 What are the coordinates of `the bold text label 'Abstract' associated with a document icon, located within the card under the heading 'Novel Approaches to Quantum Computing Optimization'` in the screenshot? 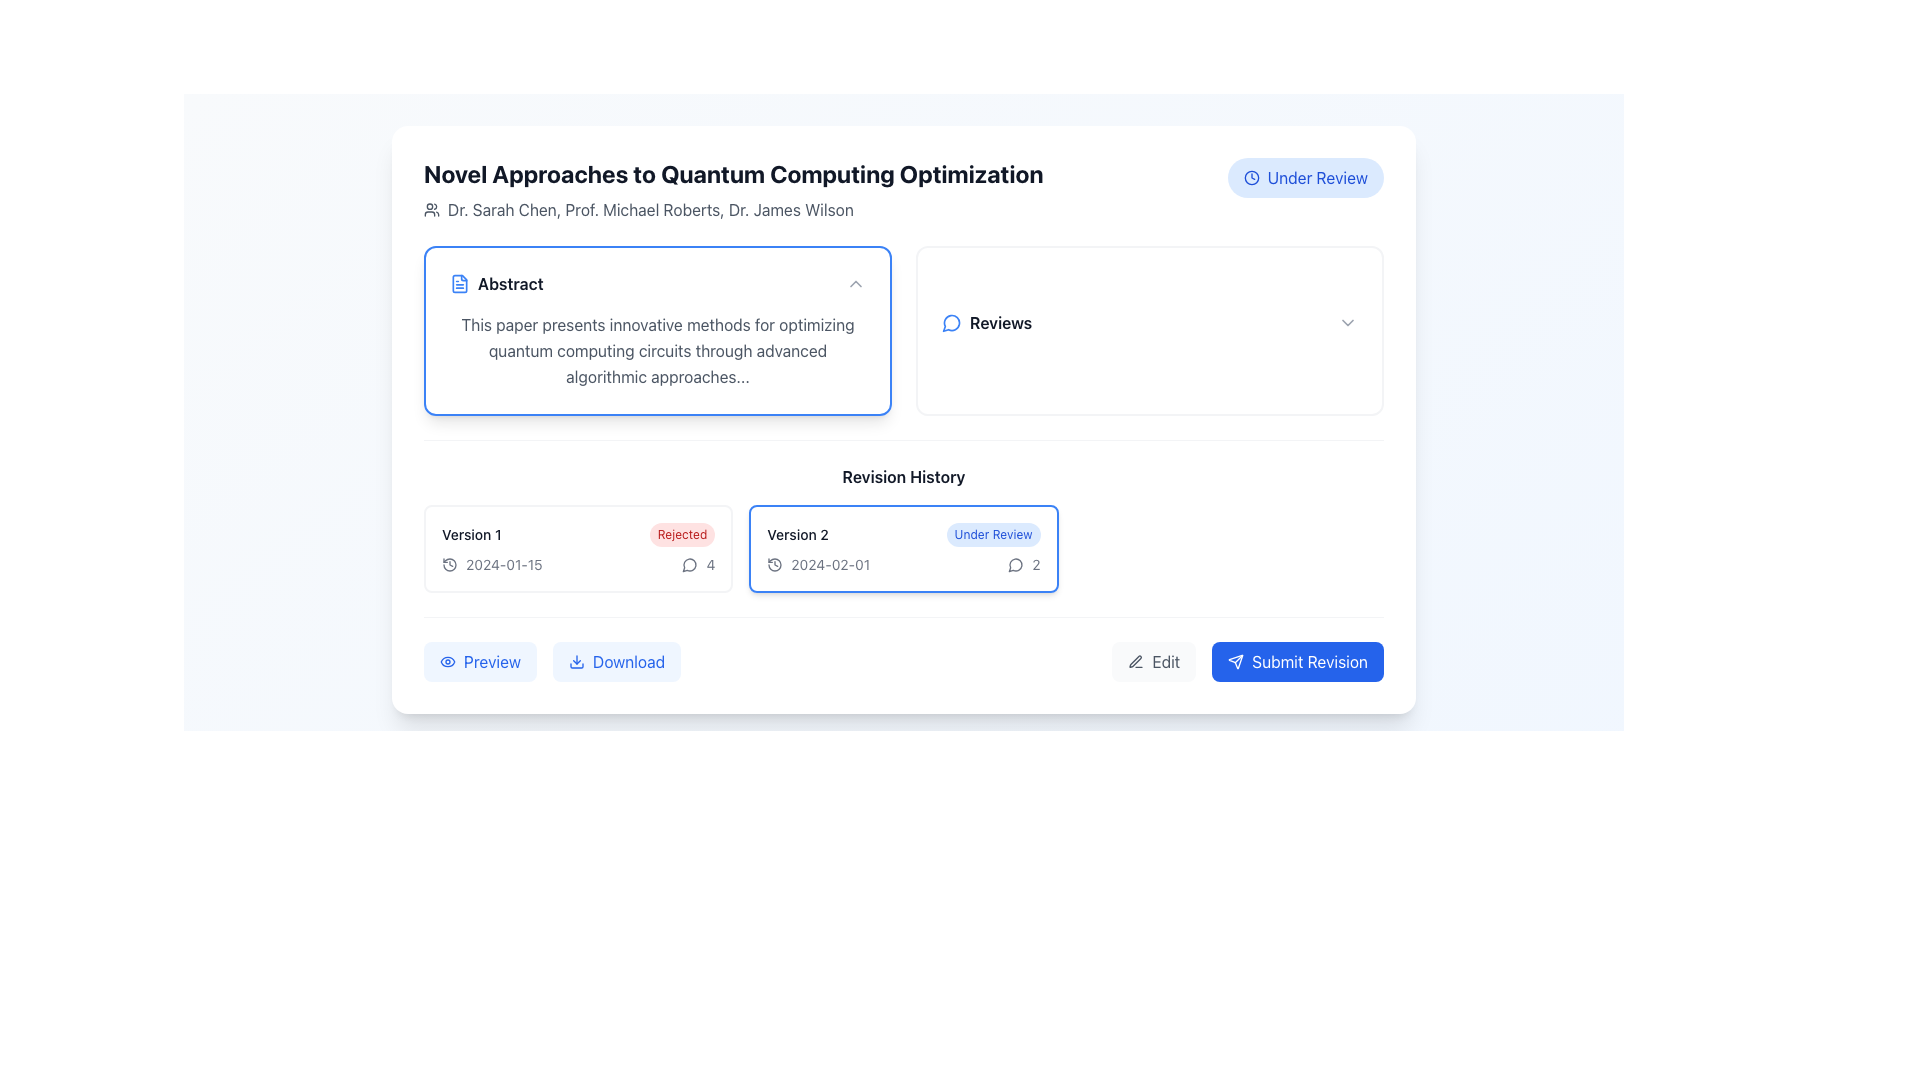 It's located at (510, 284).